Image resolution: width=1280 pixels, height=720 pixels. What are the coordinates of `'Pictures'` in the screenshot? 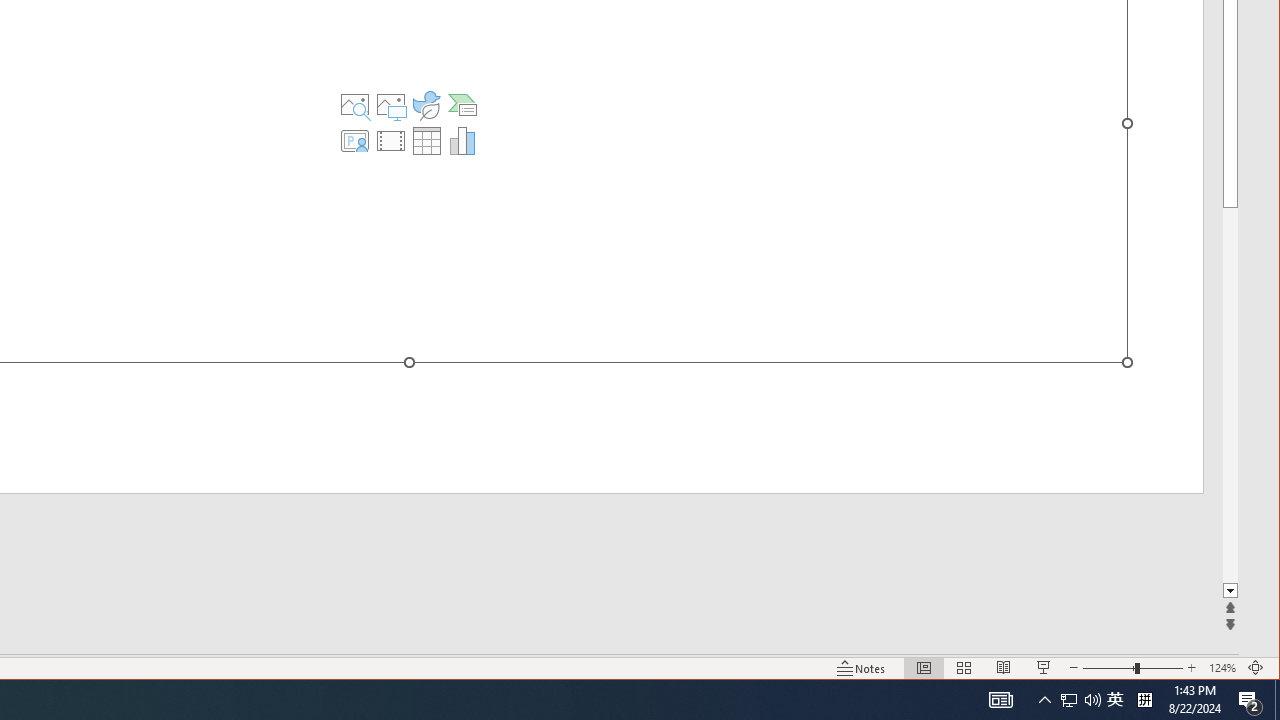 It's located at (391, 105).